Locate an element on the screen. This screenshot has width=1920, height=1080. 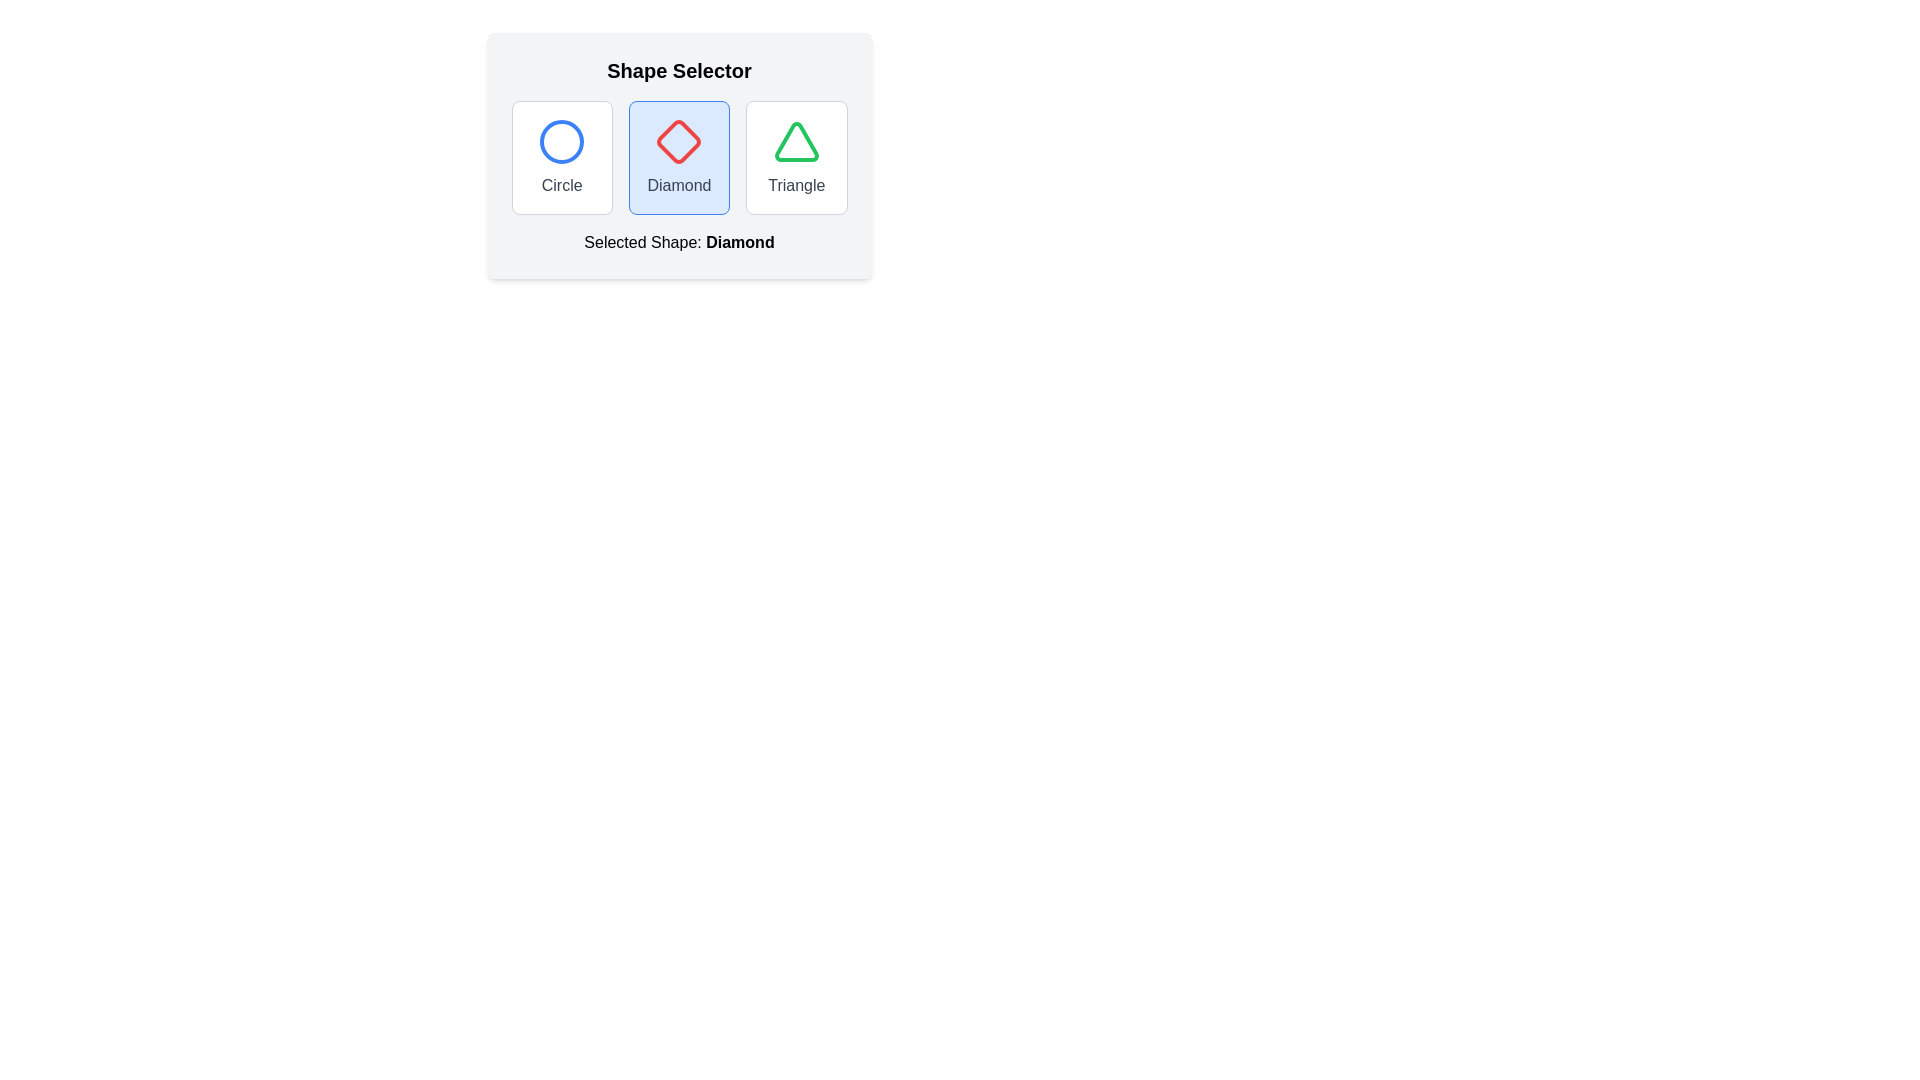
selectable 'Diamond' shape option within the 'Shape Selector' section by clicking on it is located at coordinates (679, 157).